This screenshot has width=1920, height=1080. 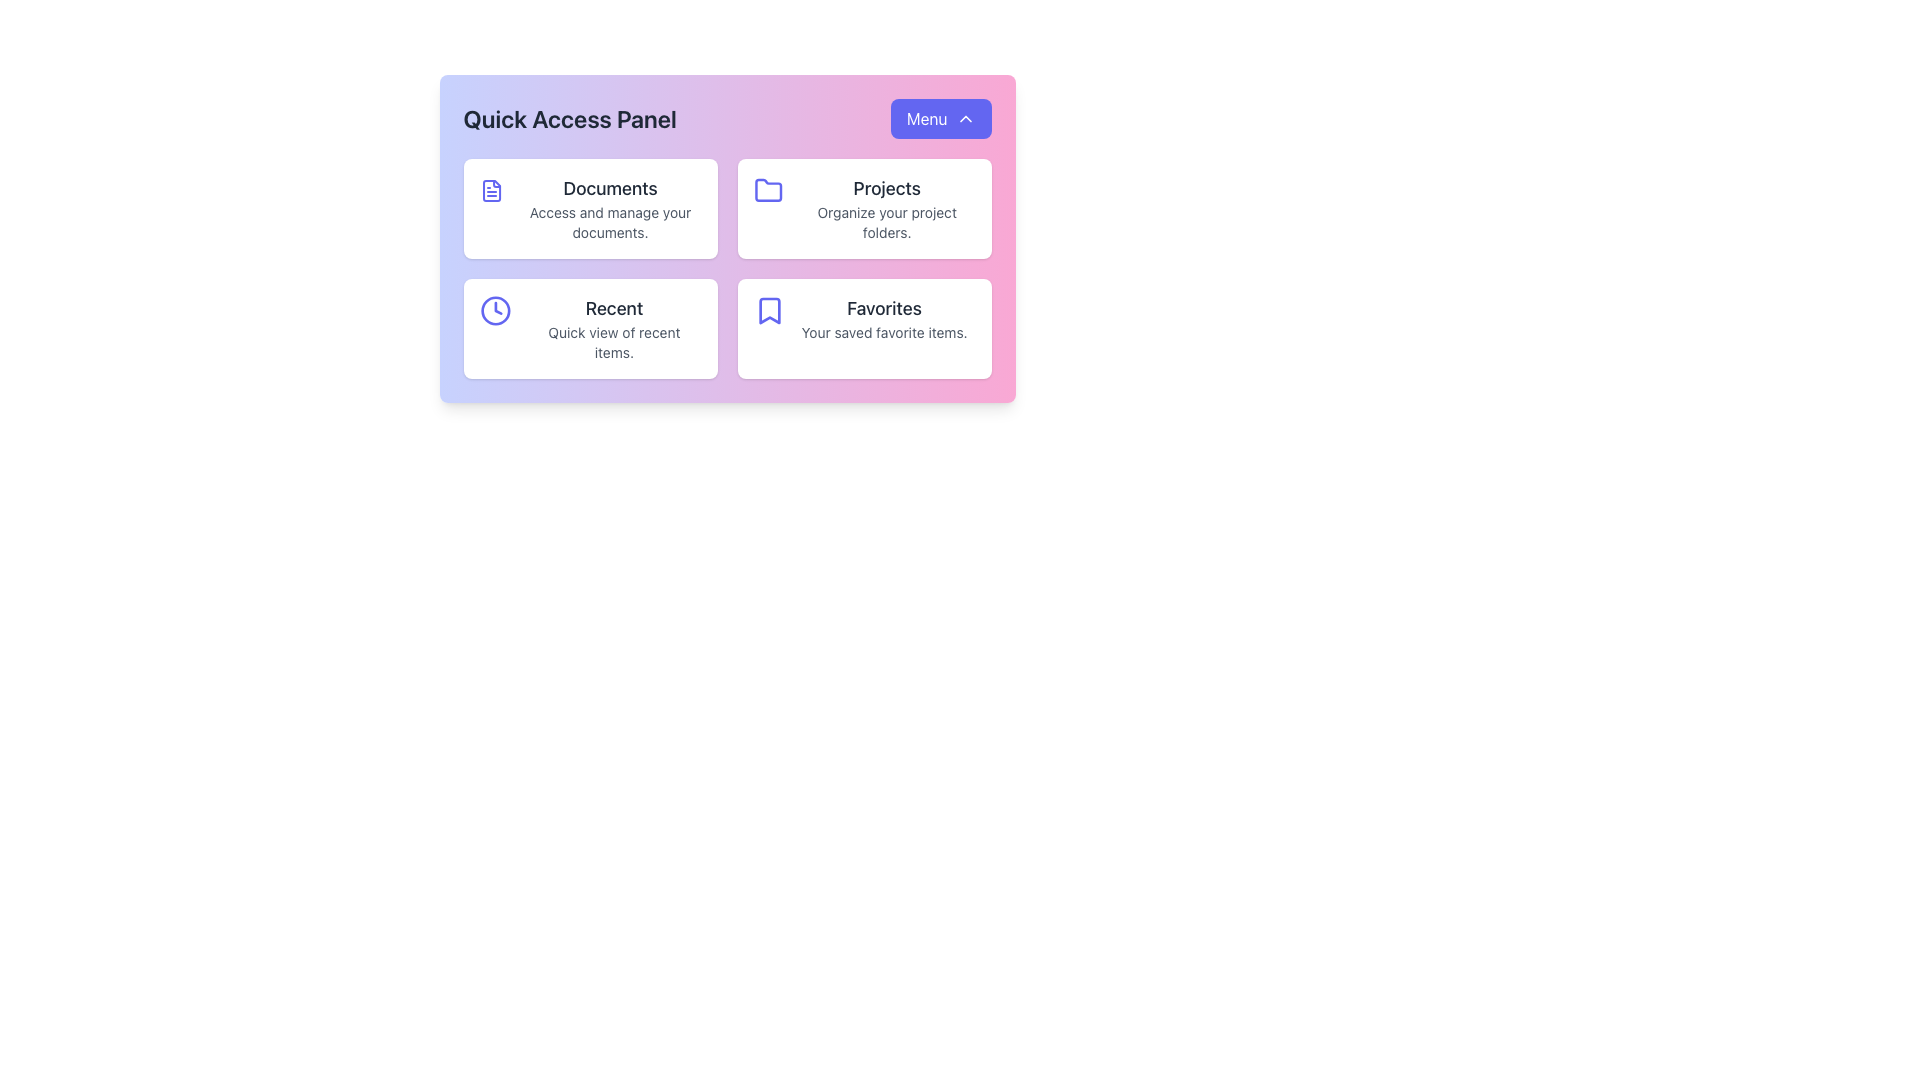 I want to click on the informational text component in the top-right card of the 'Quick Access Panel' that helps manage project folders, so click(x=886, y=208).